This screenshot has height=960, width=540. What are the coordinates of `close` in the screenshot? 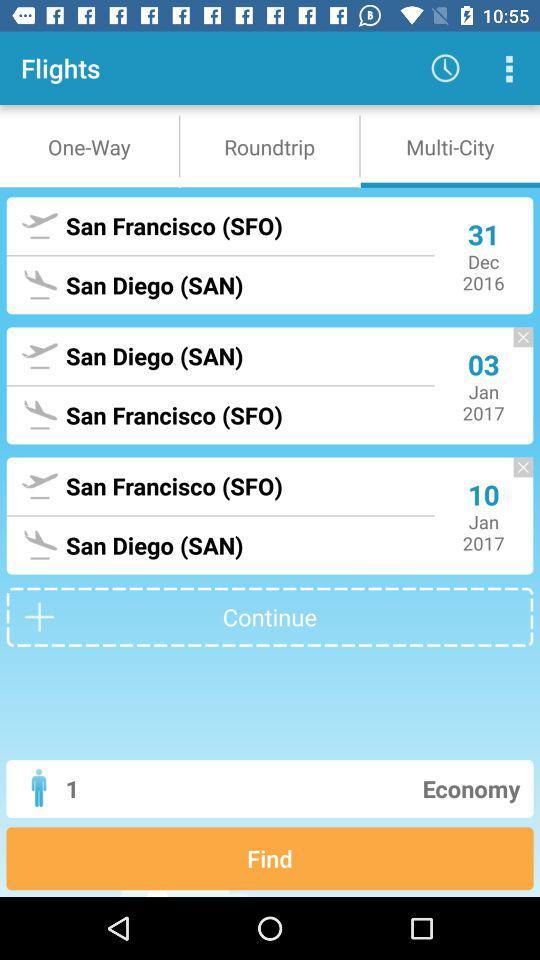 It's located at (513, 347).